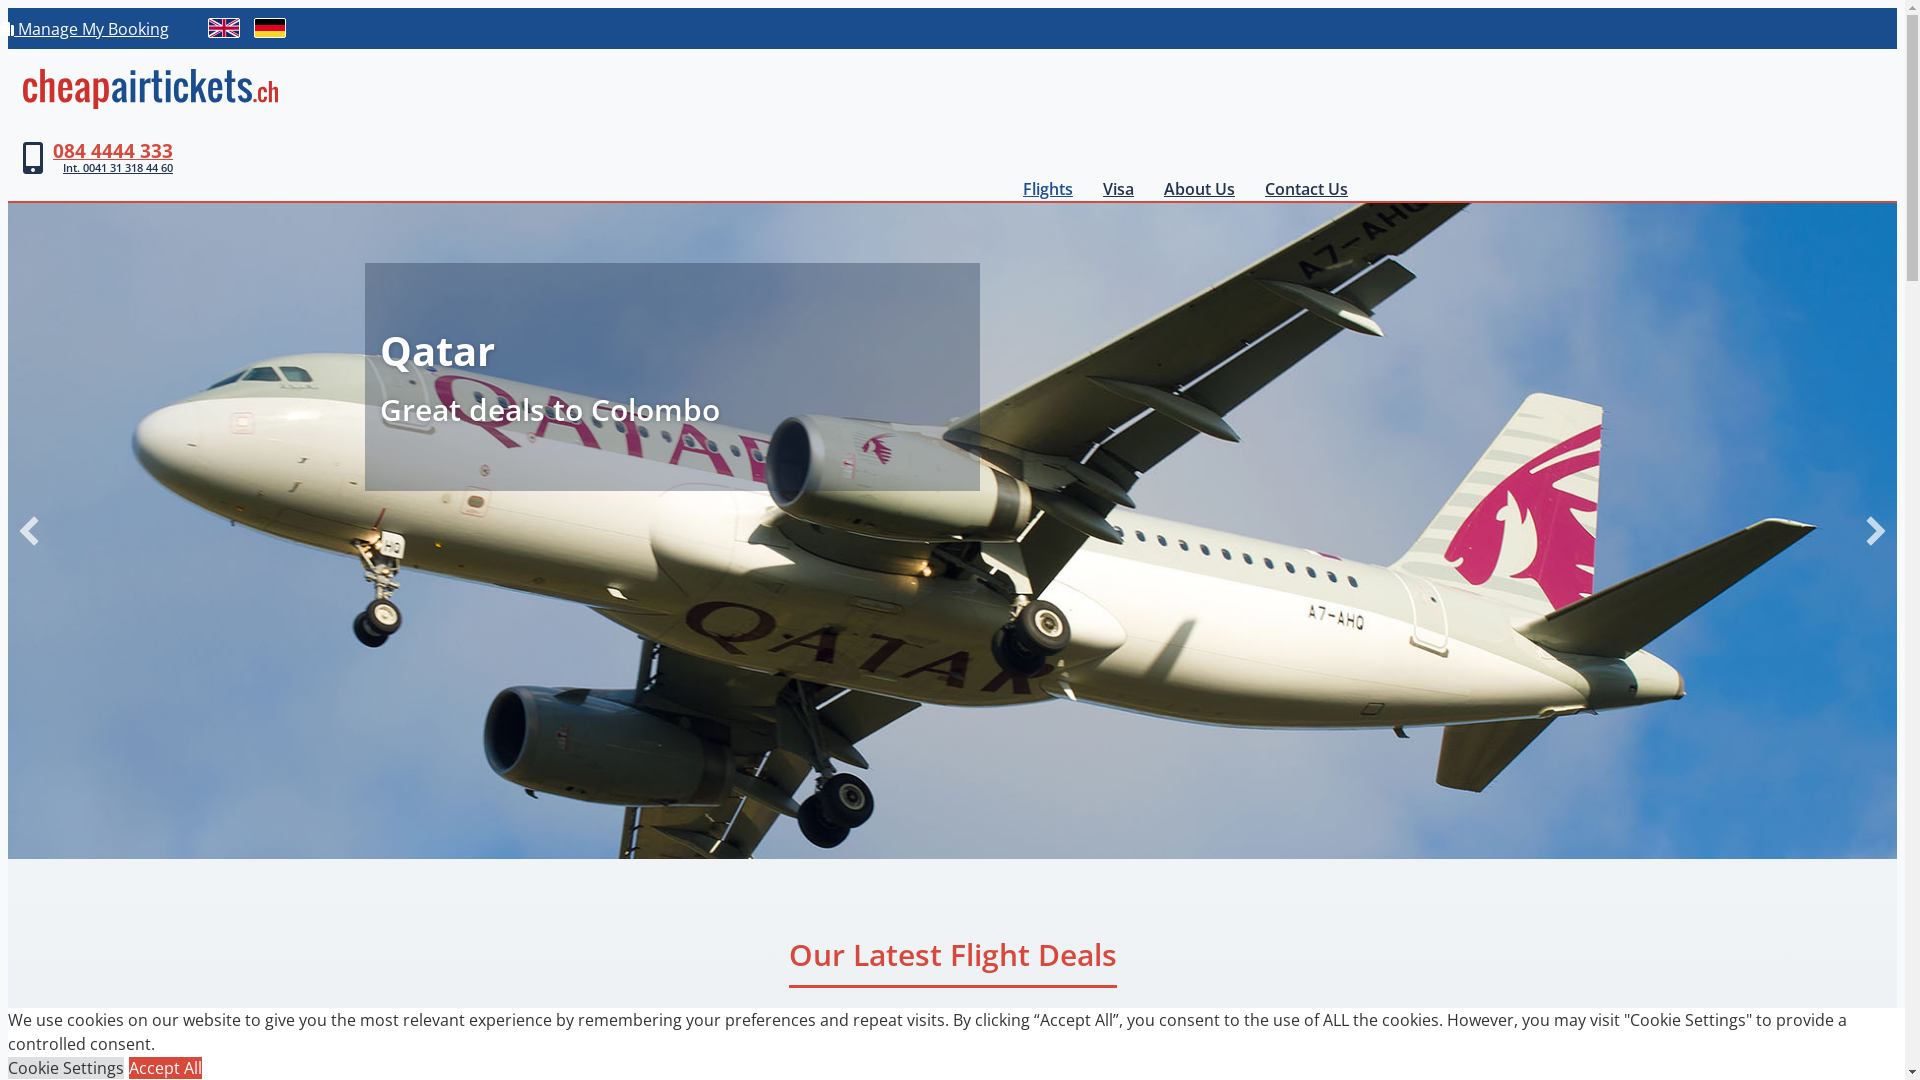 Image resolution: width=1920 pixels, height=1080 pixels. I want to click on 'Int. 0041 31 318 44 60', so click(112, 167).